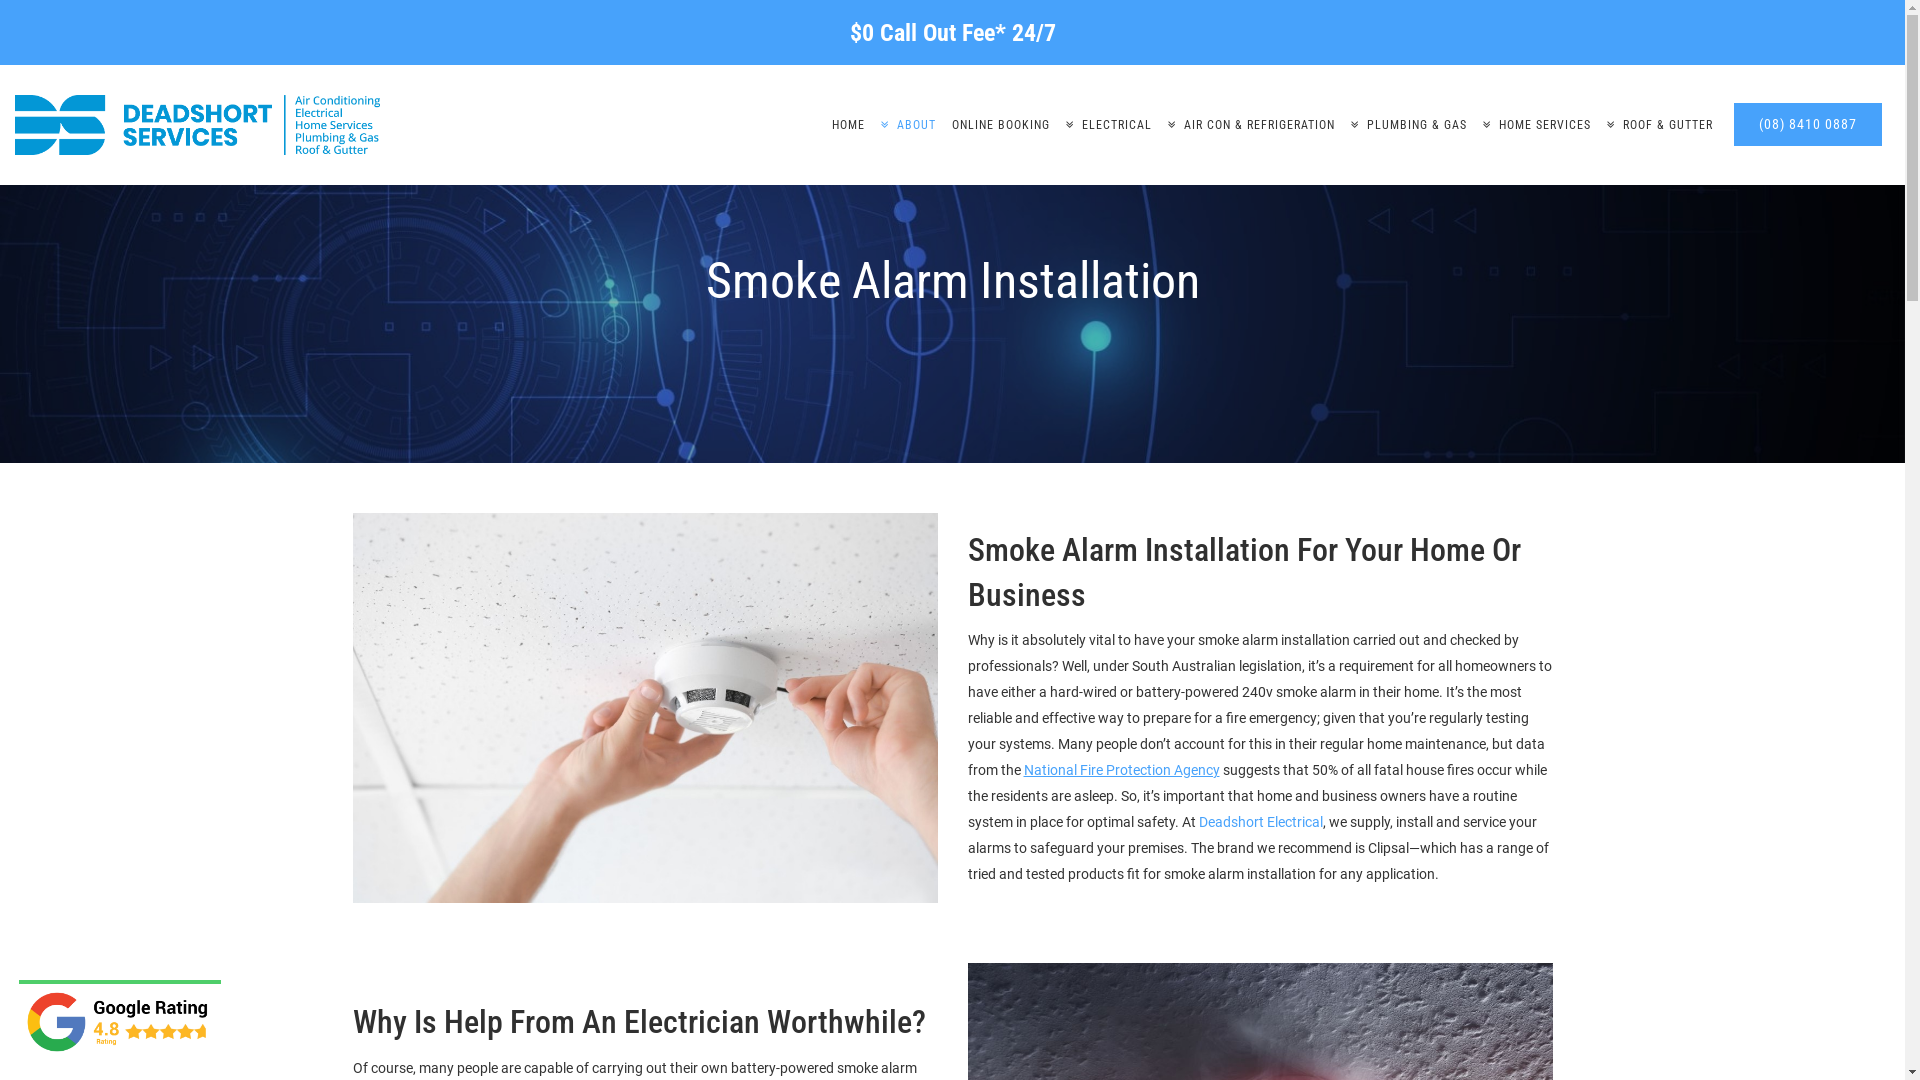 The image size is (1920, 1080). What do you see at coordinates (848, 124) in the screenshot?
I see `'HOME'` at bounding box center [848, 124].